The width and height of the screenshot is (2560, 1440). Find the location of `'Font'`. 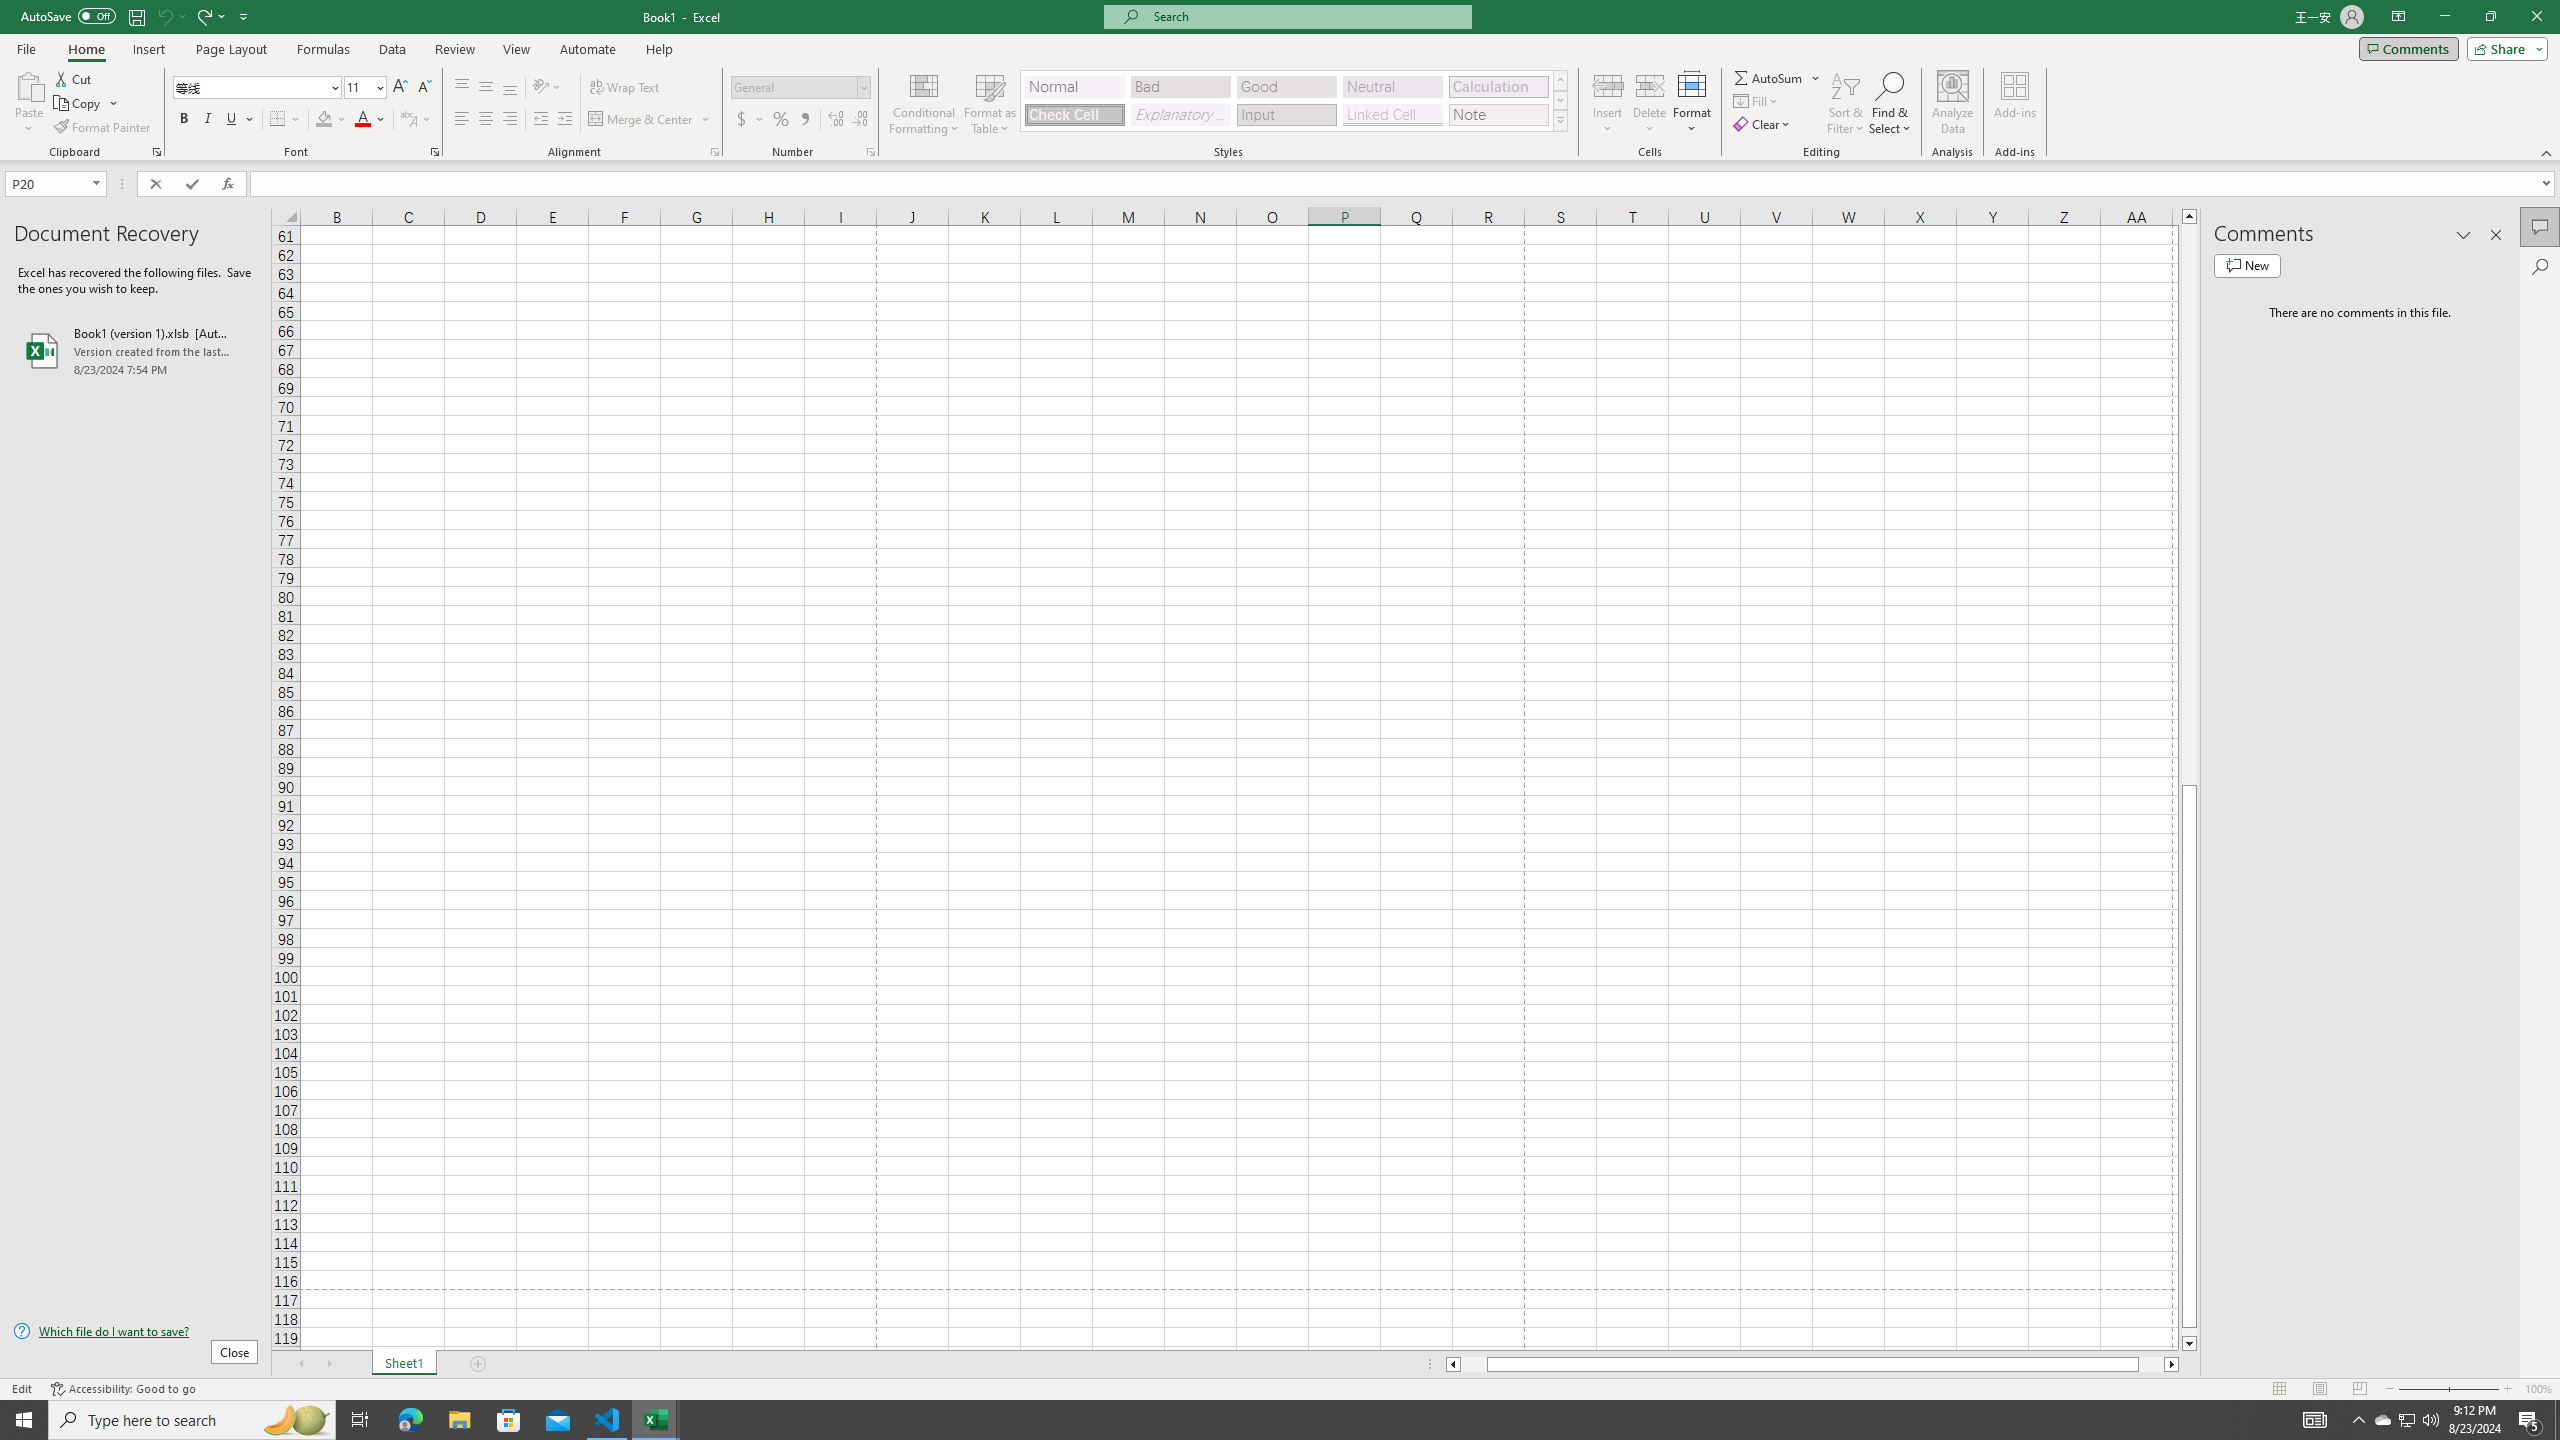

'Font' is located at coordinates (249, 87).